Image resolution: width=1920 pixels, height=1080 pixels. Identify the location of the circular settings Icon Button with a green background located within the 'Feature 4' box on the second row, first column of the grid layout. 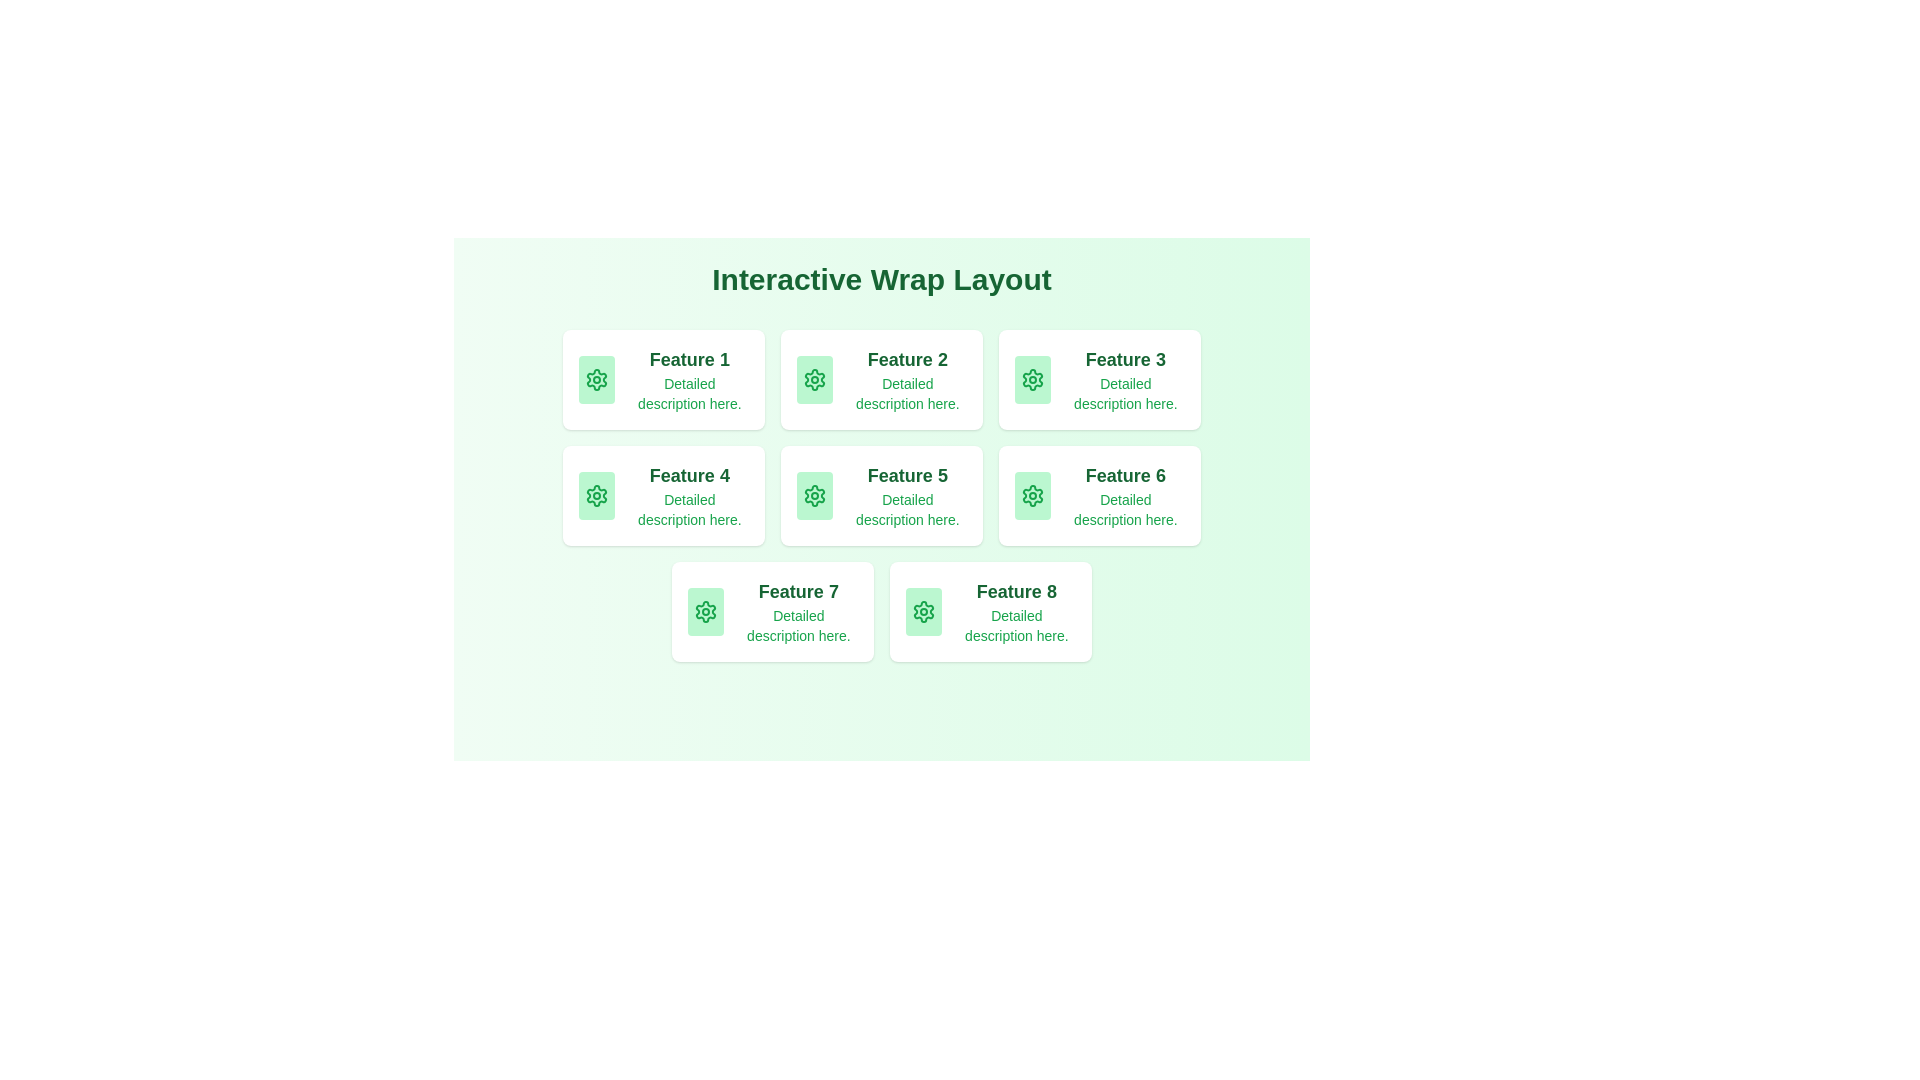
(595, 495).